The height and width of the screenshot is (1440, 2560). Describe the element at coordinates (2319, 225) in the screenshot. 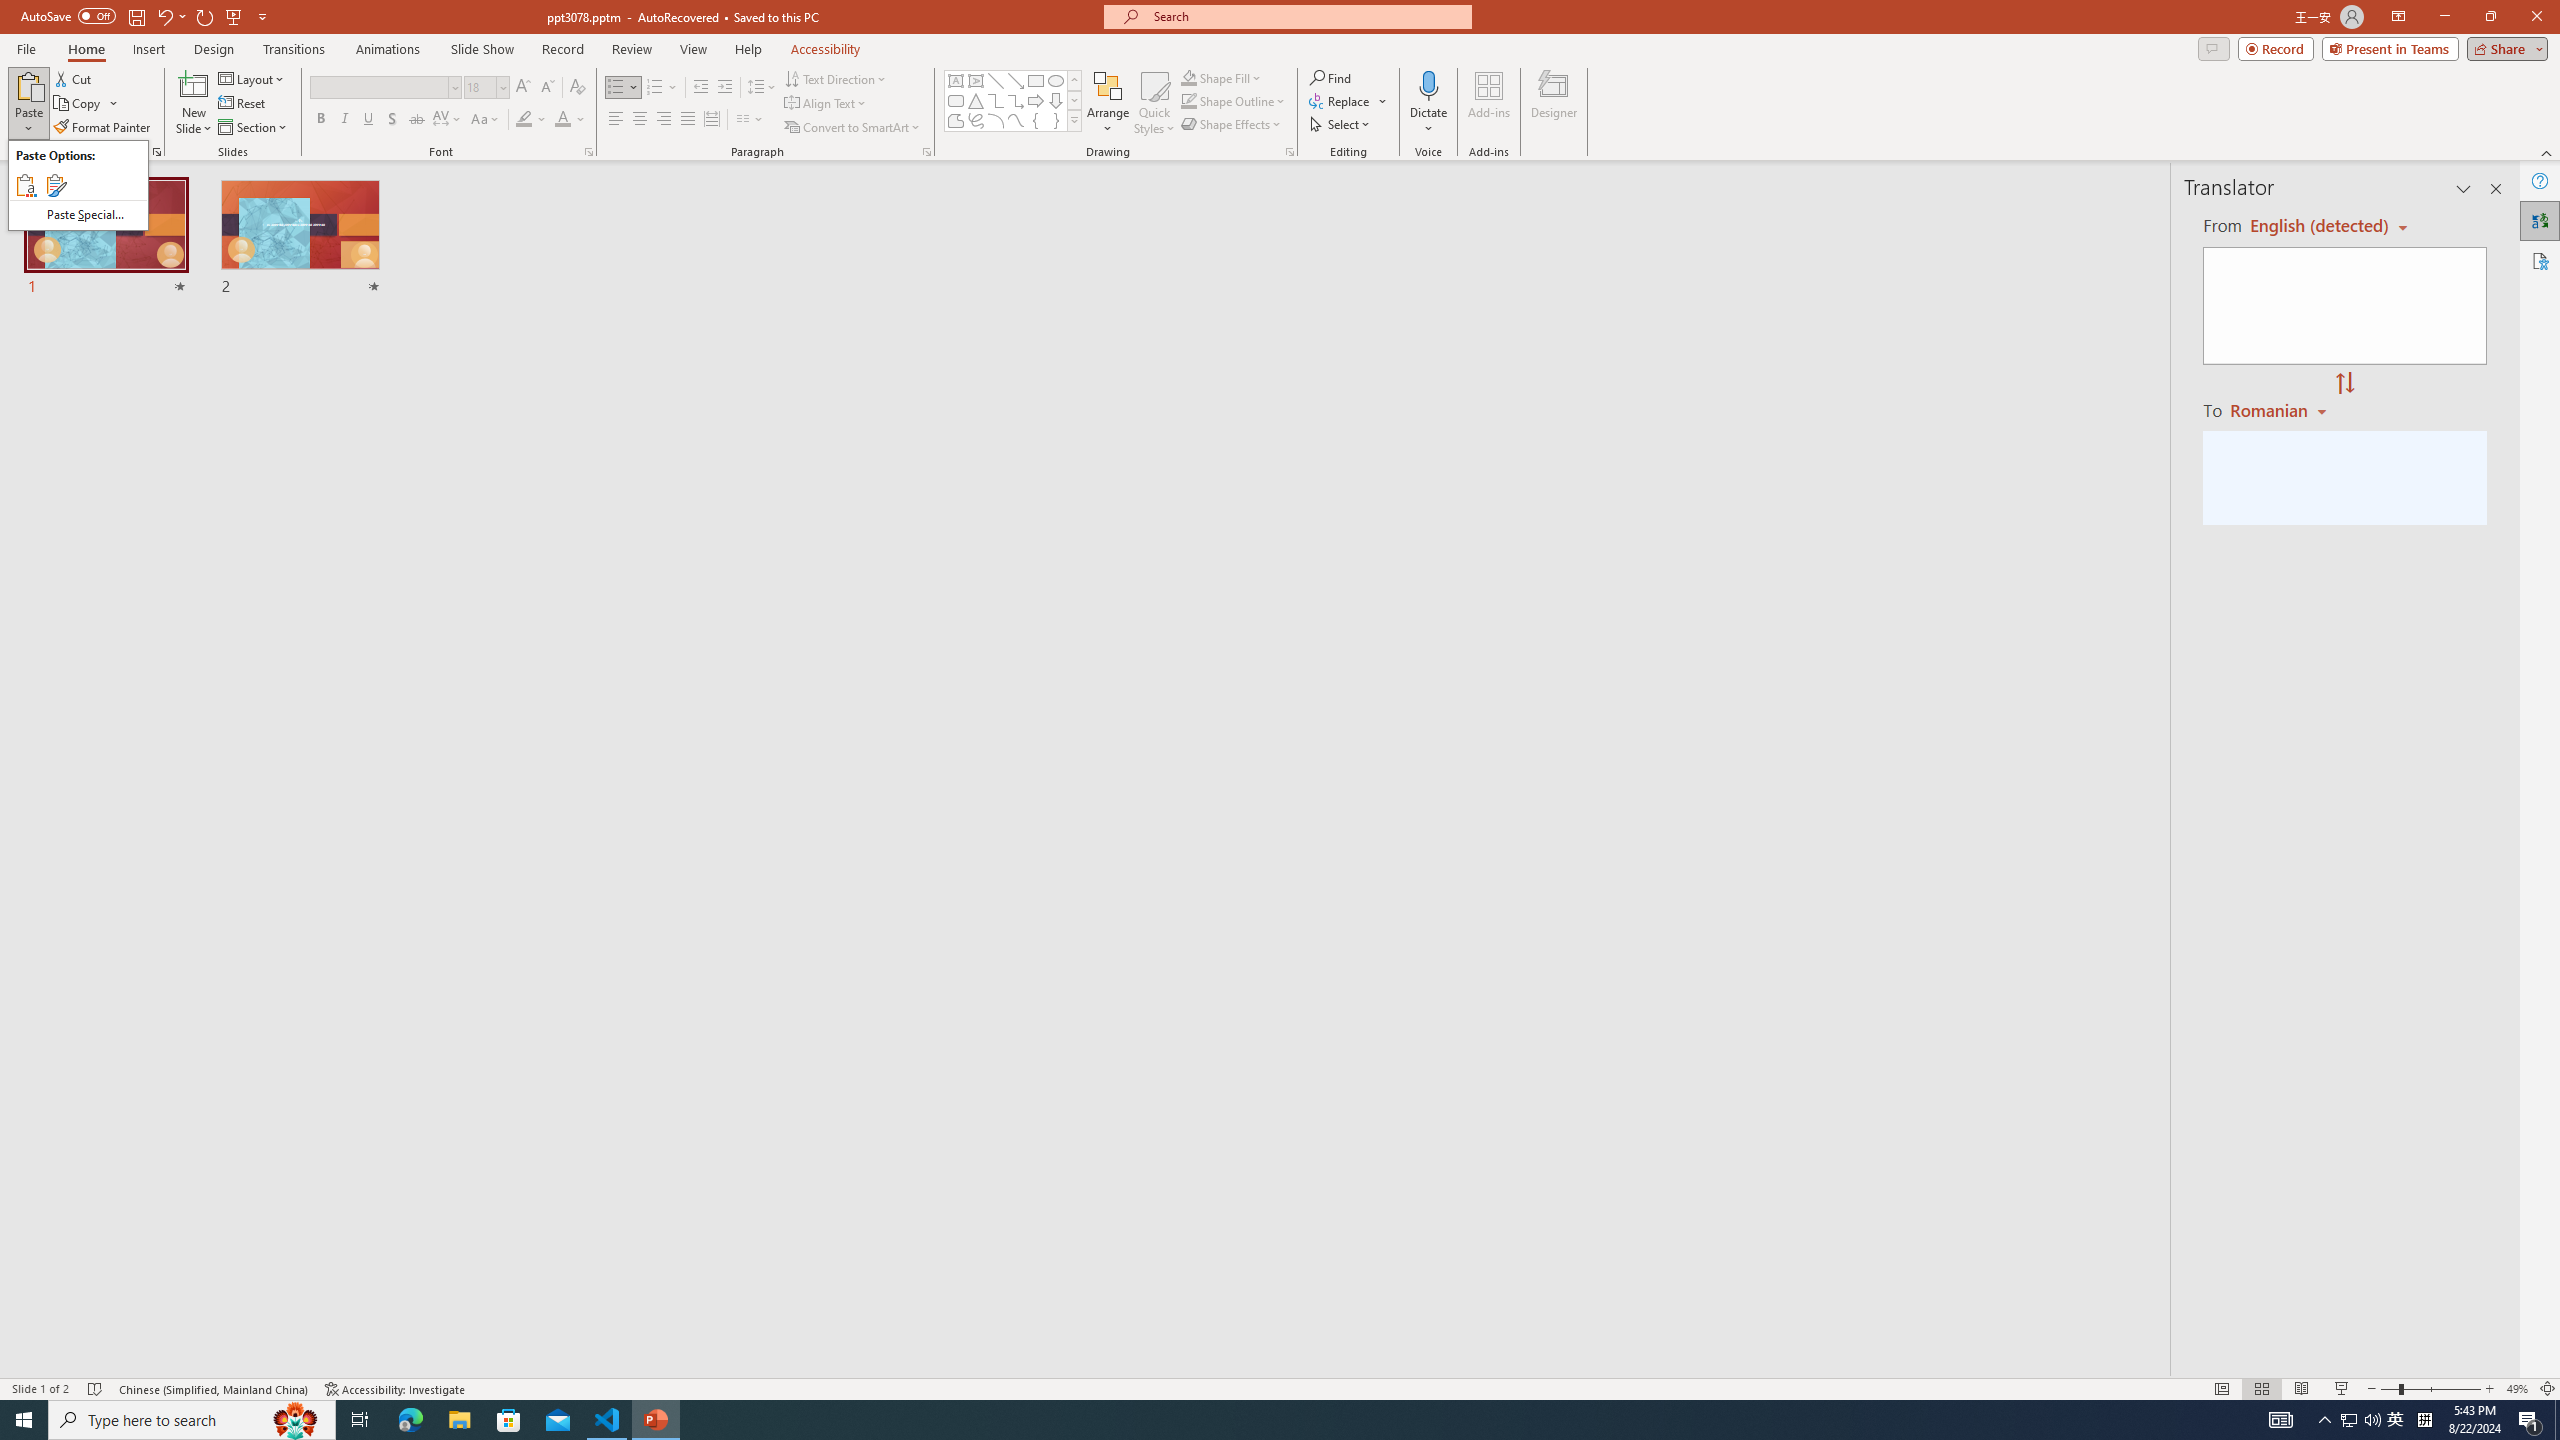

I see `'Czech (detected)'` at that location.